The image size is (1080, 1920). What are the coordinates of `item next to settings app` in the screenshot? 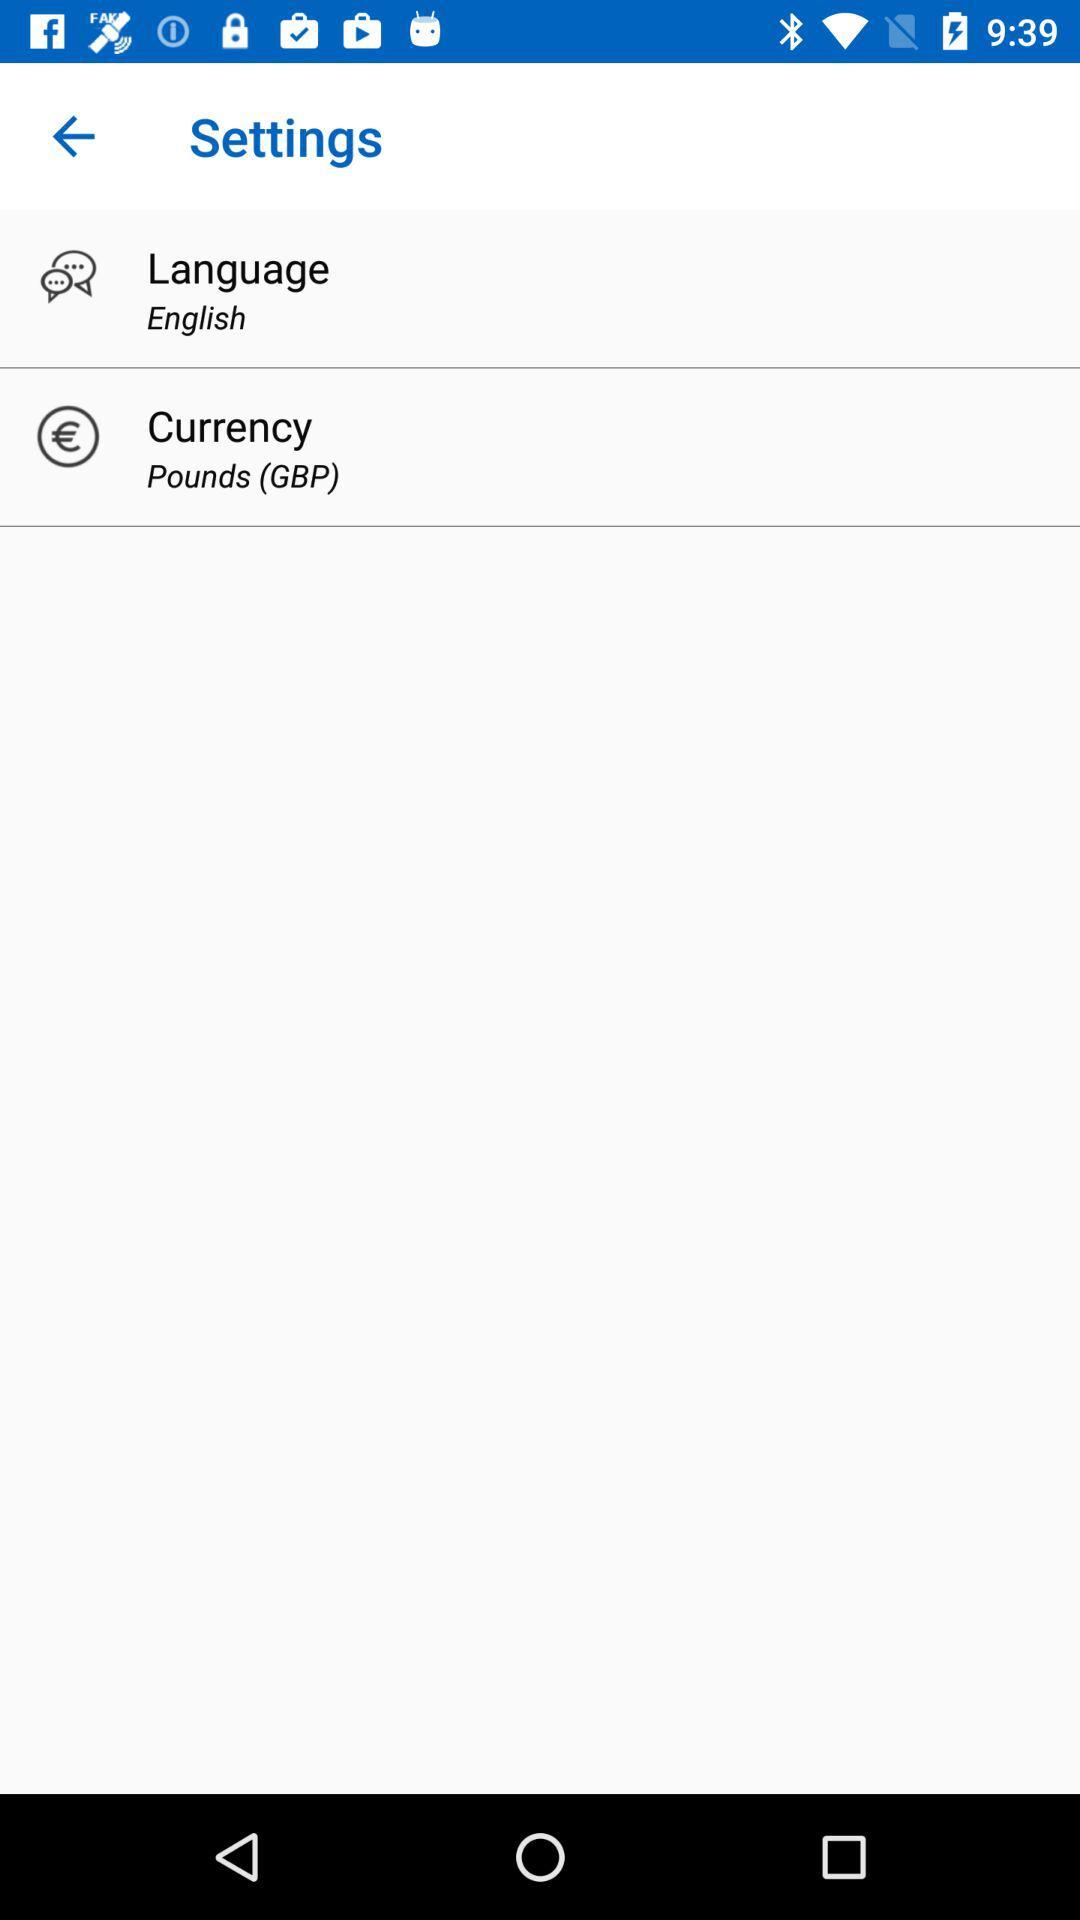 It's located at (72, 135).